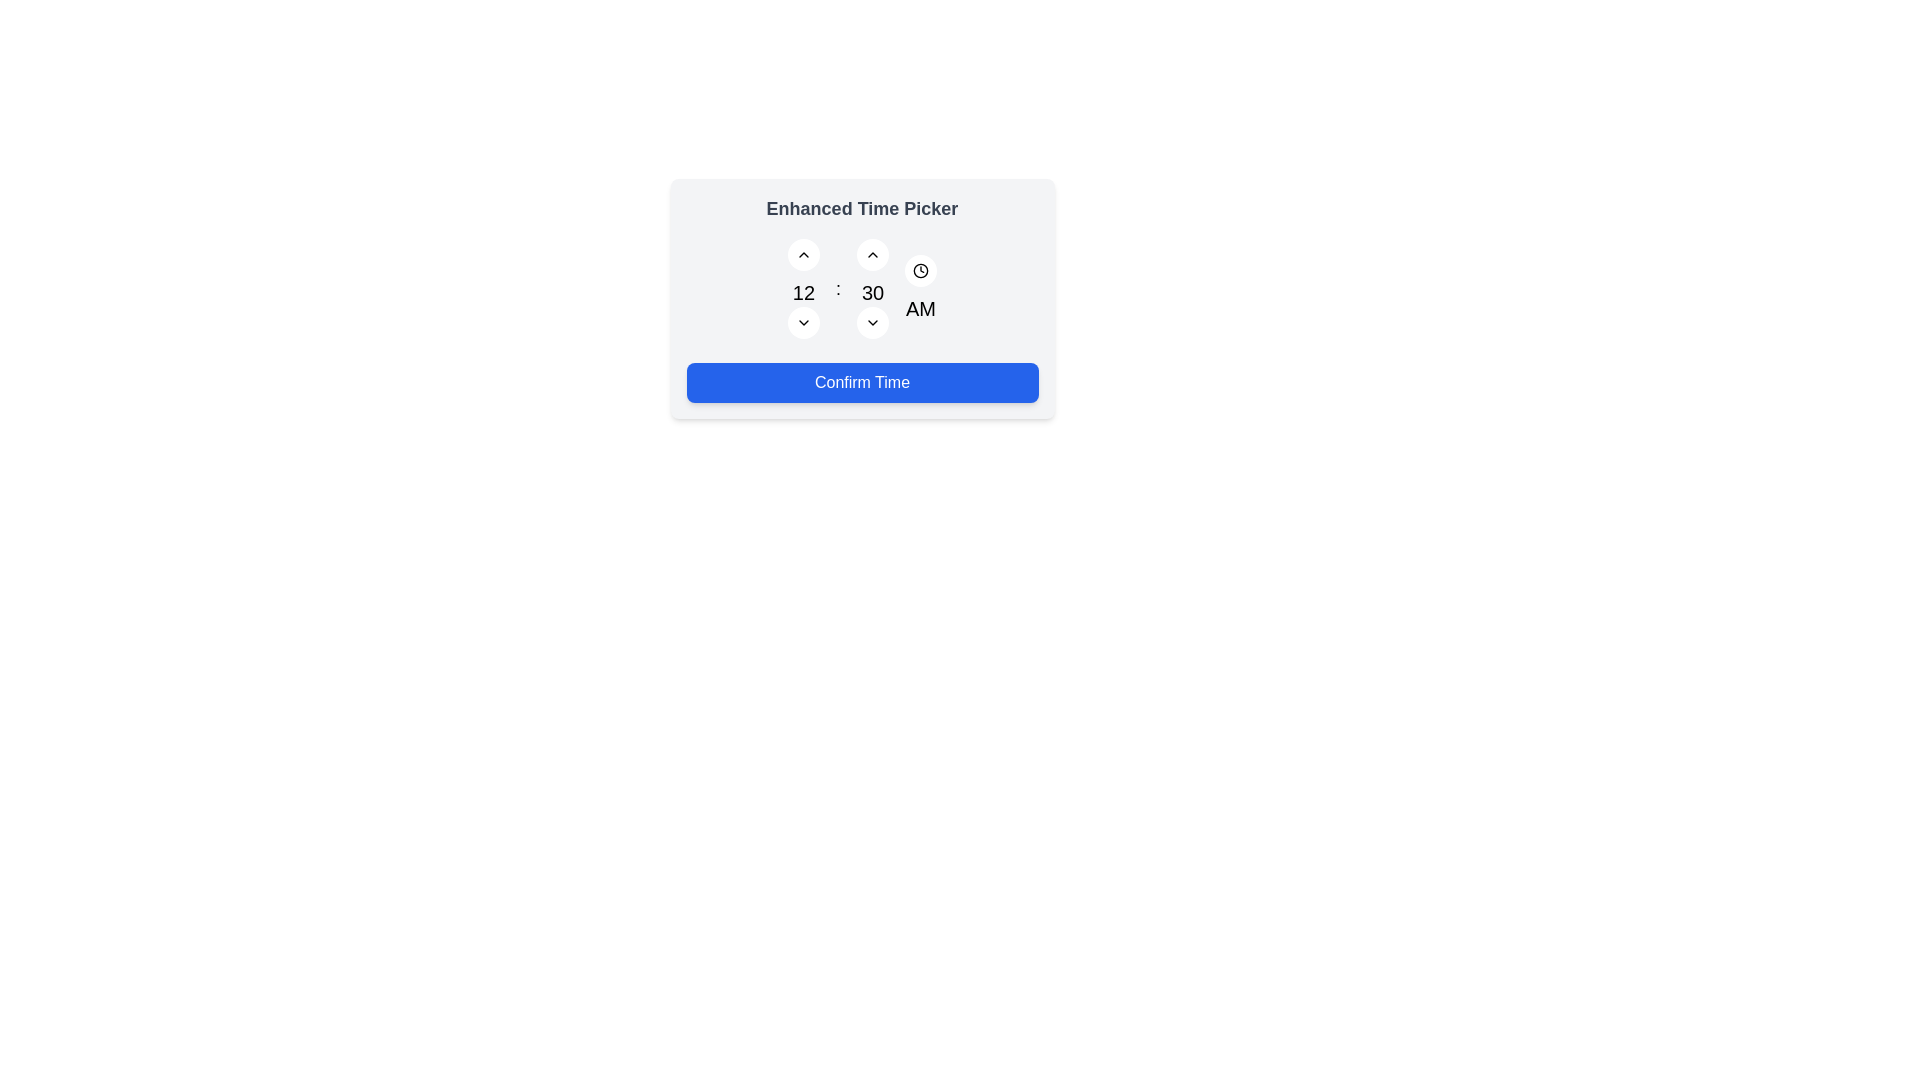 Image resolution: width=1920 pixels, height=1080 pixels. What do you see at coordinates (920, 270) in the screenshot?
I see `the circular shape representing the clock face within the SVG clock icon, located to the right of the time display and above the 'AM' indicator` at bounding box center [920, 270].